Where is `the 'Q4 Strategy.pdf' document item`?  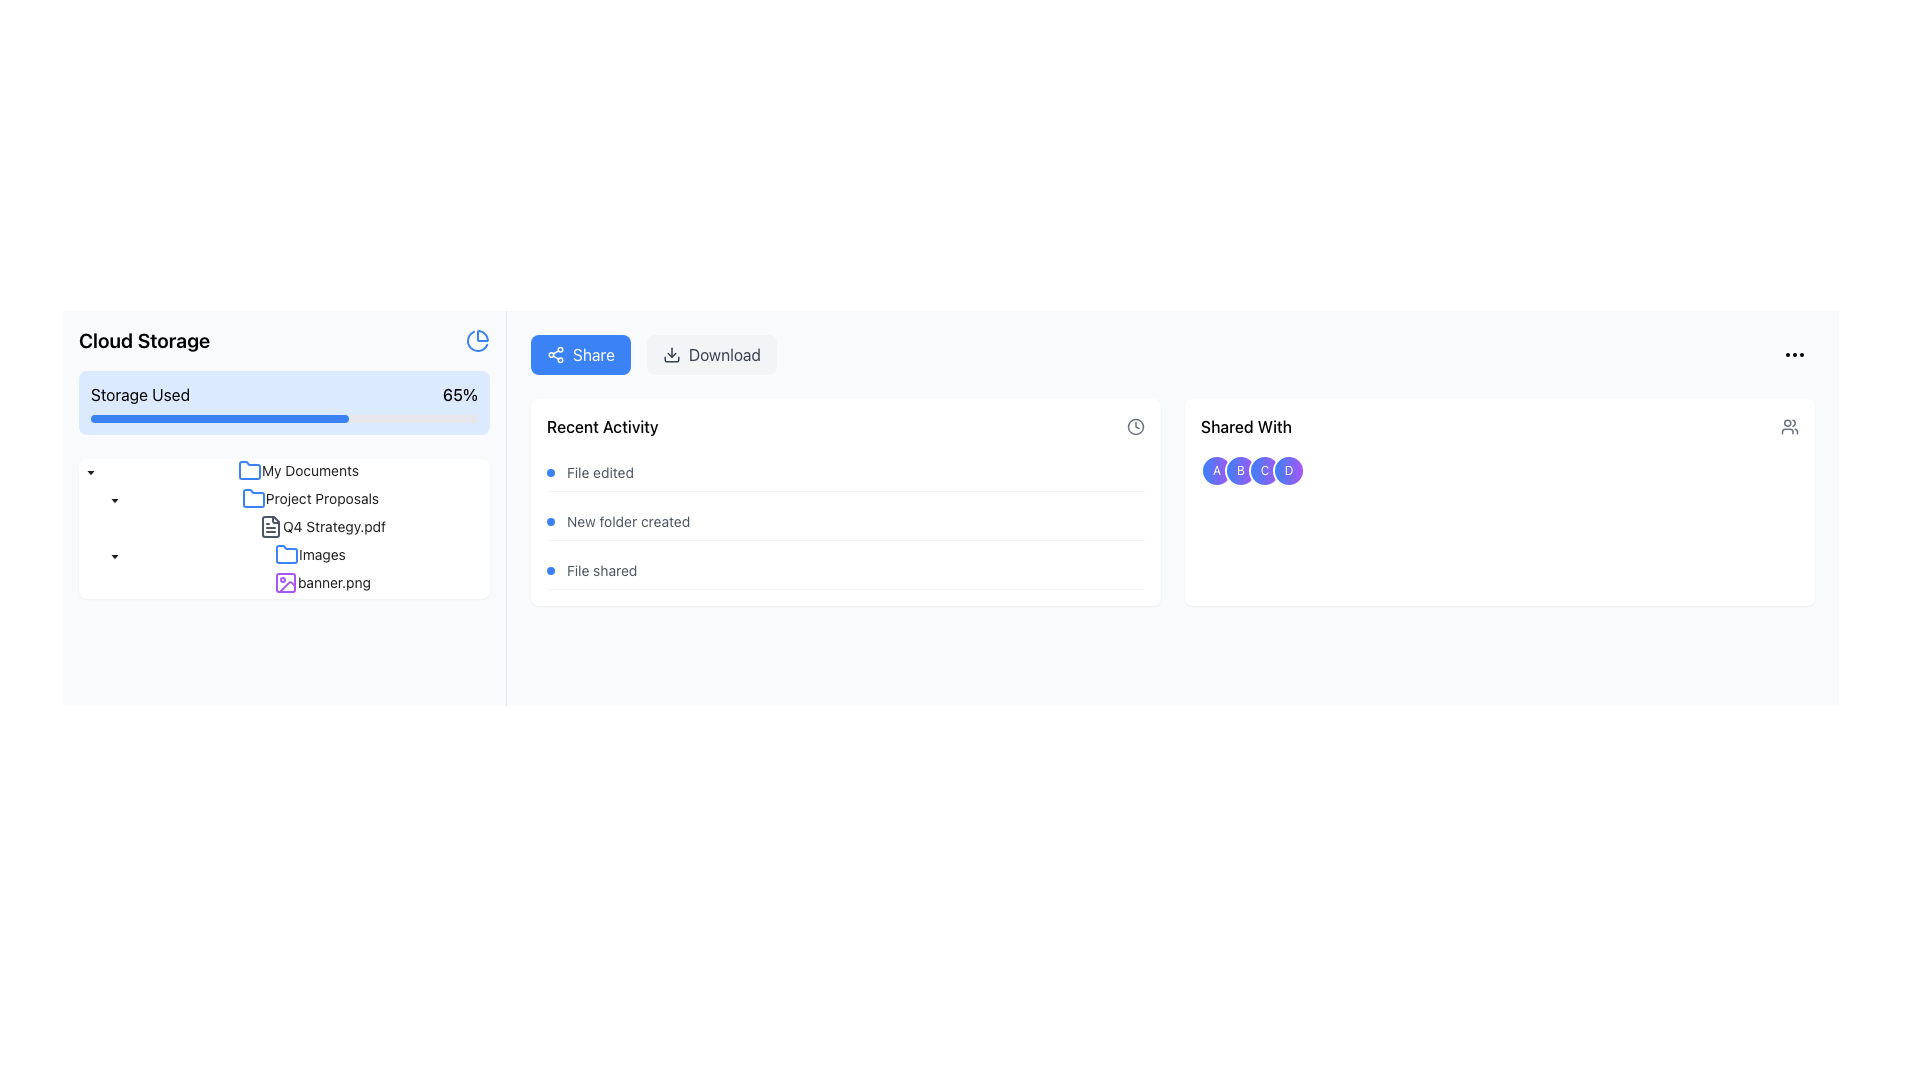
the 'Q4 Strategy.pdf' document item is located at coordinates (322, 526).